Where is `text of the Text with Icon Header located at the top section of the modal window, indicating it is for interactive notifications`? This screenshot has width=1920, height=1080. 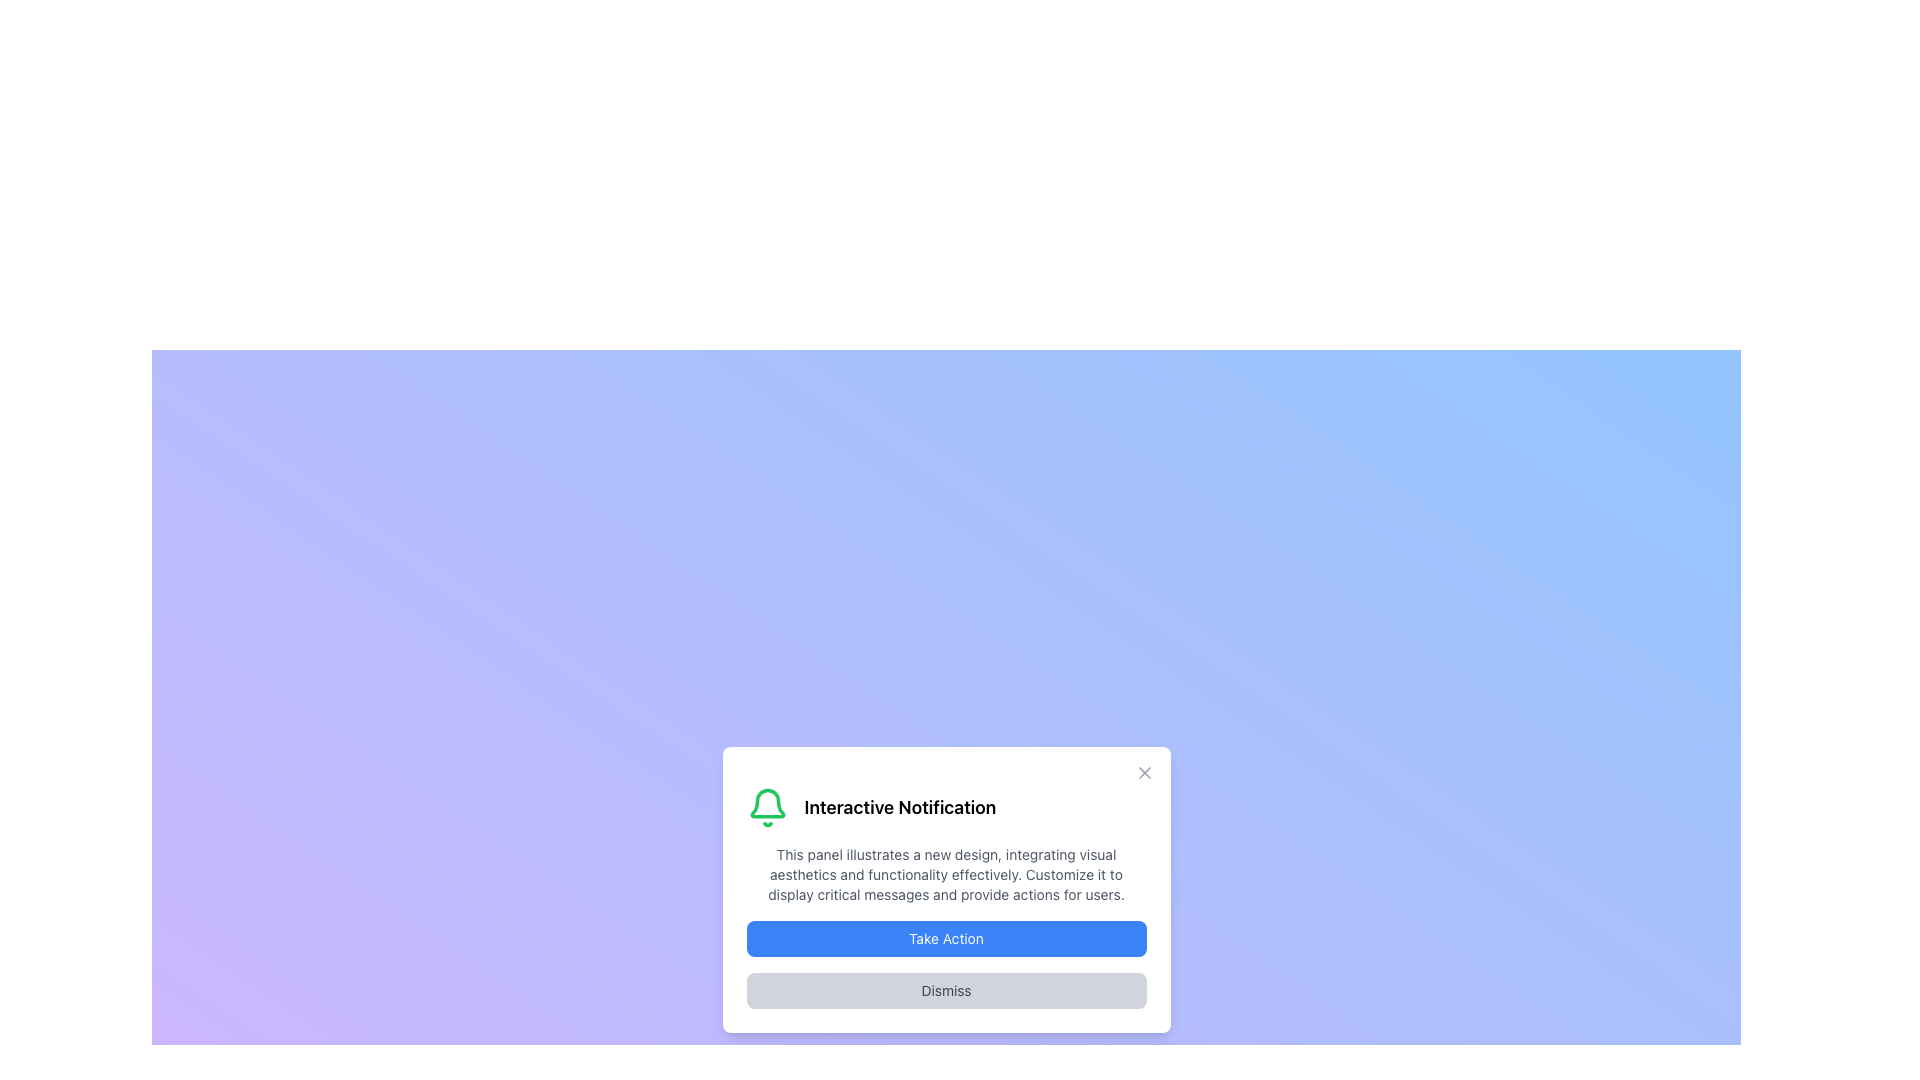 text of the Text with Icon Header located at the top section of the modal window, indicating it is for interactive notifications is located at coordinates (945, 806).